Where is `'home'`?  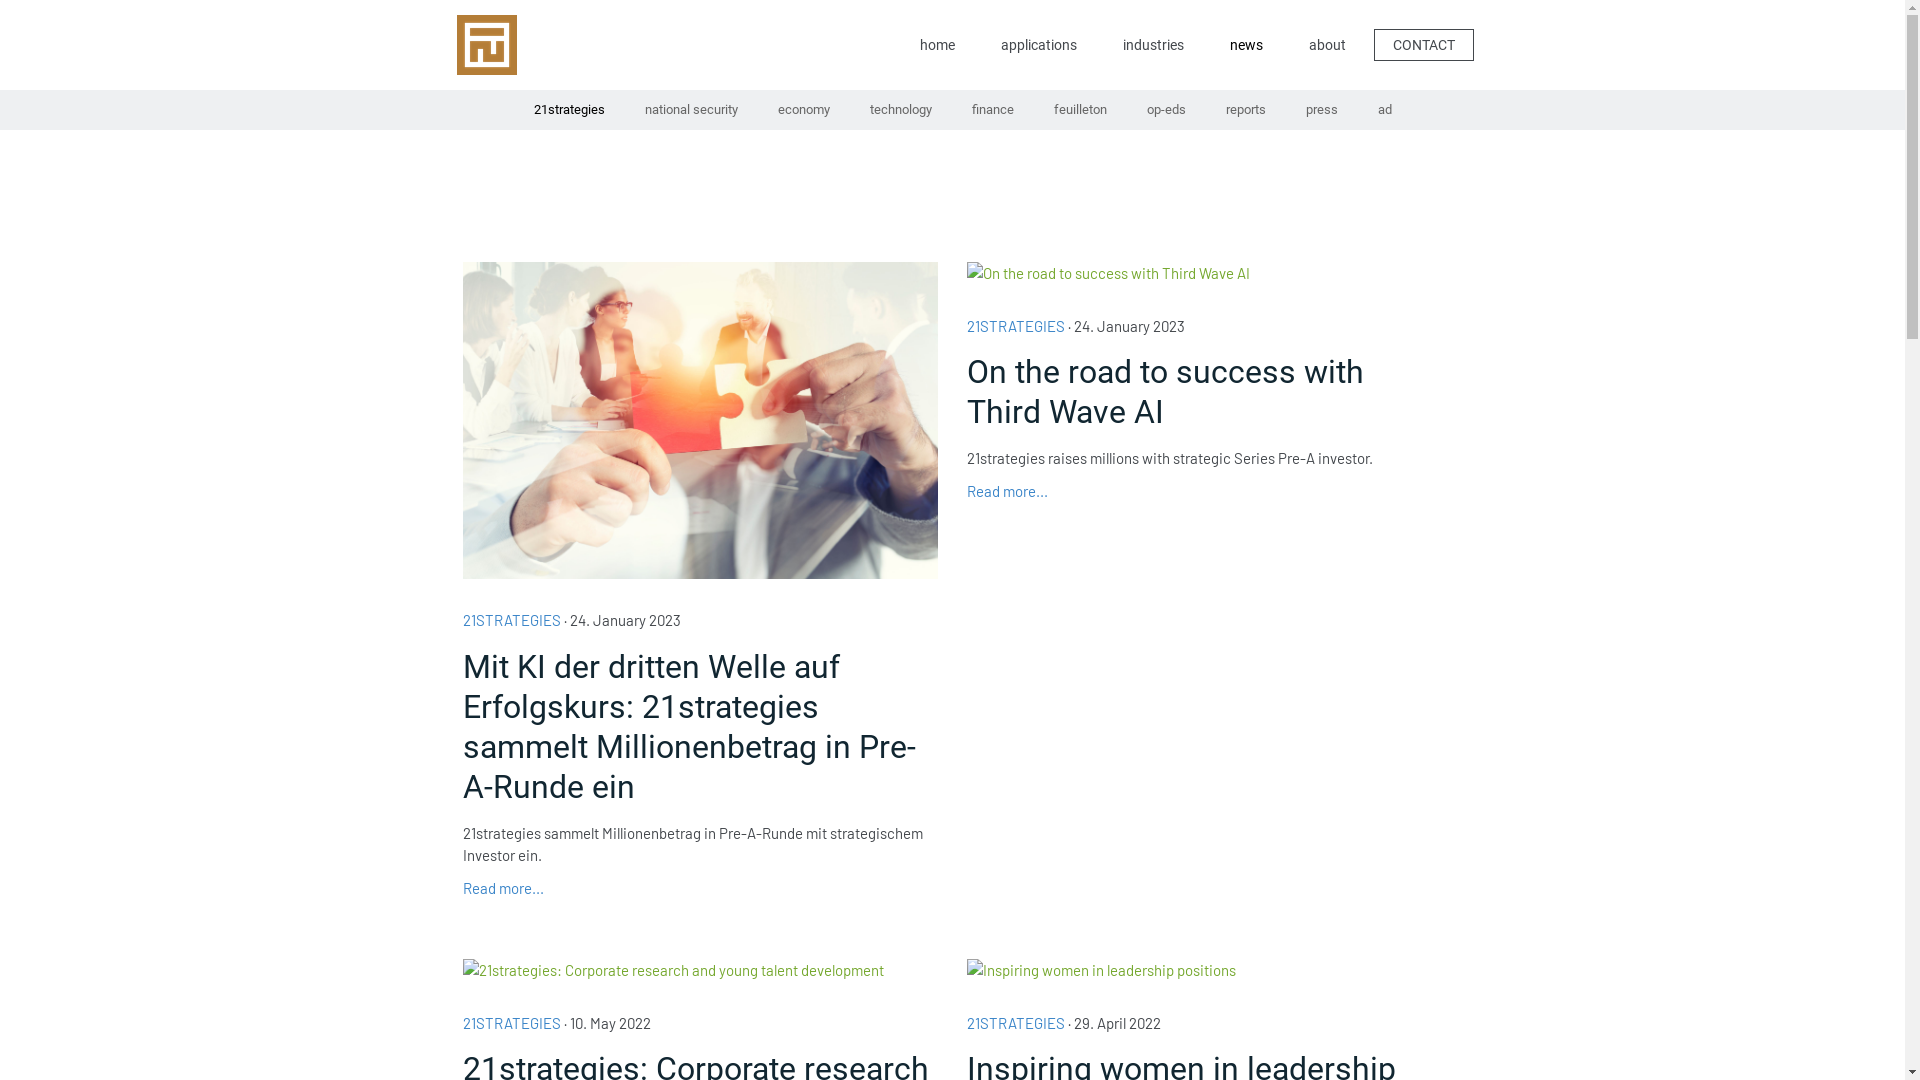 'home' is located at coordinates (936, 45).